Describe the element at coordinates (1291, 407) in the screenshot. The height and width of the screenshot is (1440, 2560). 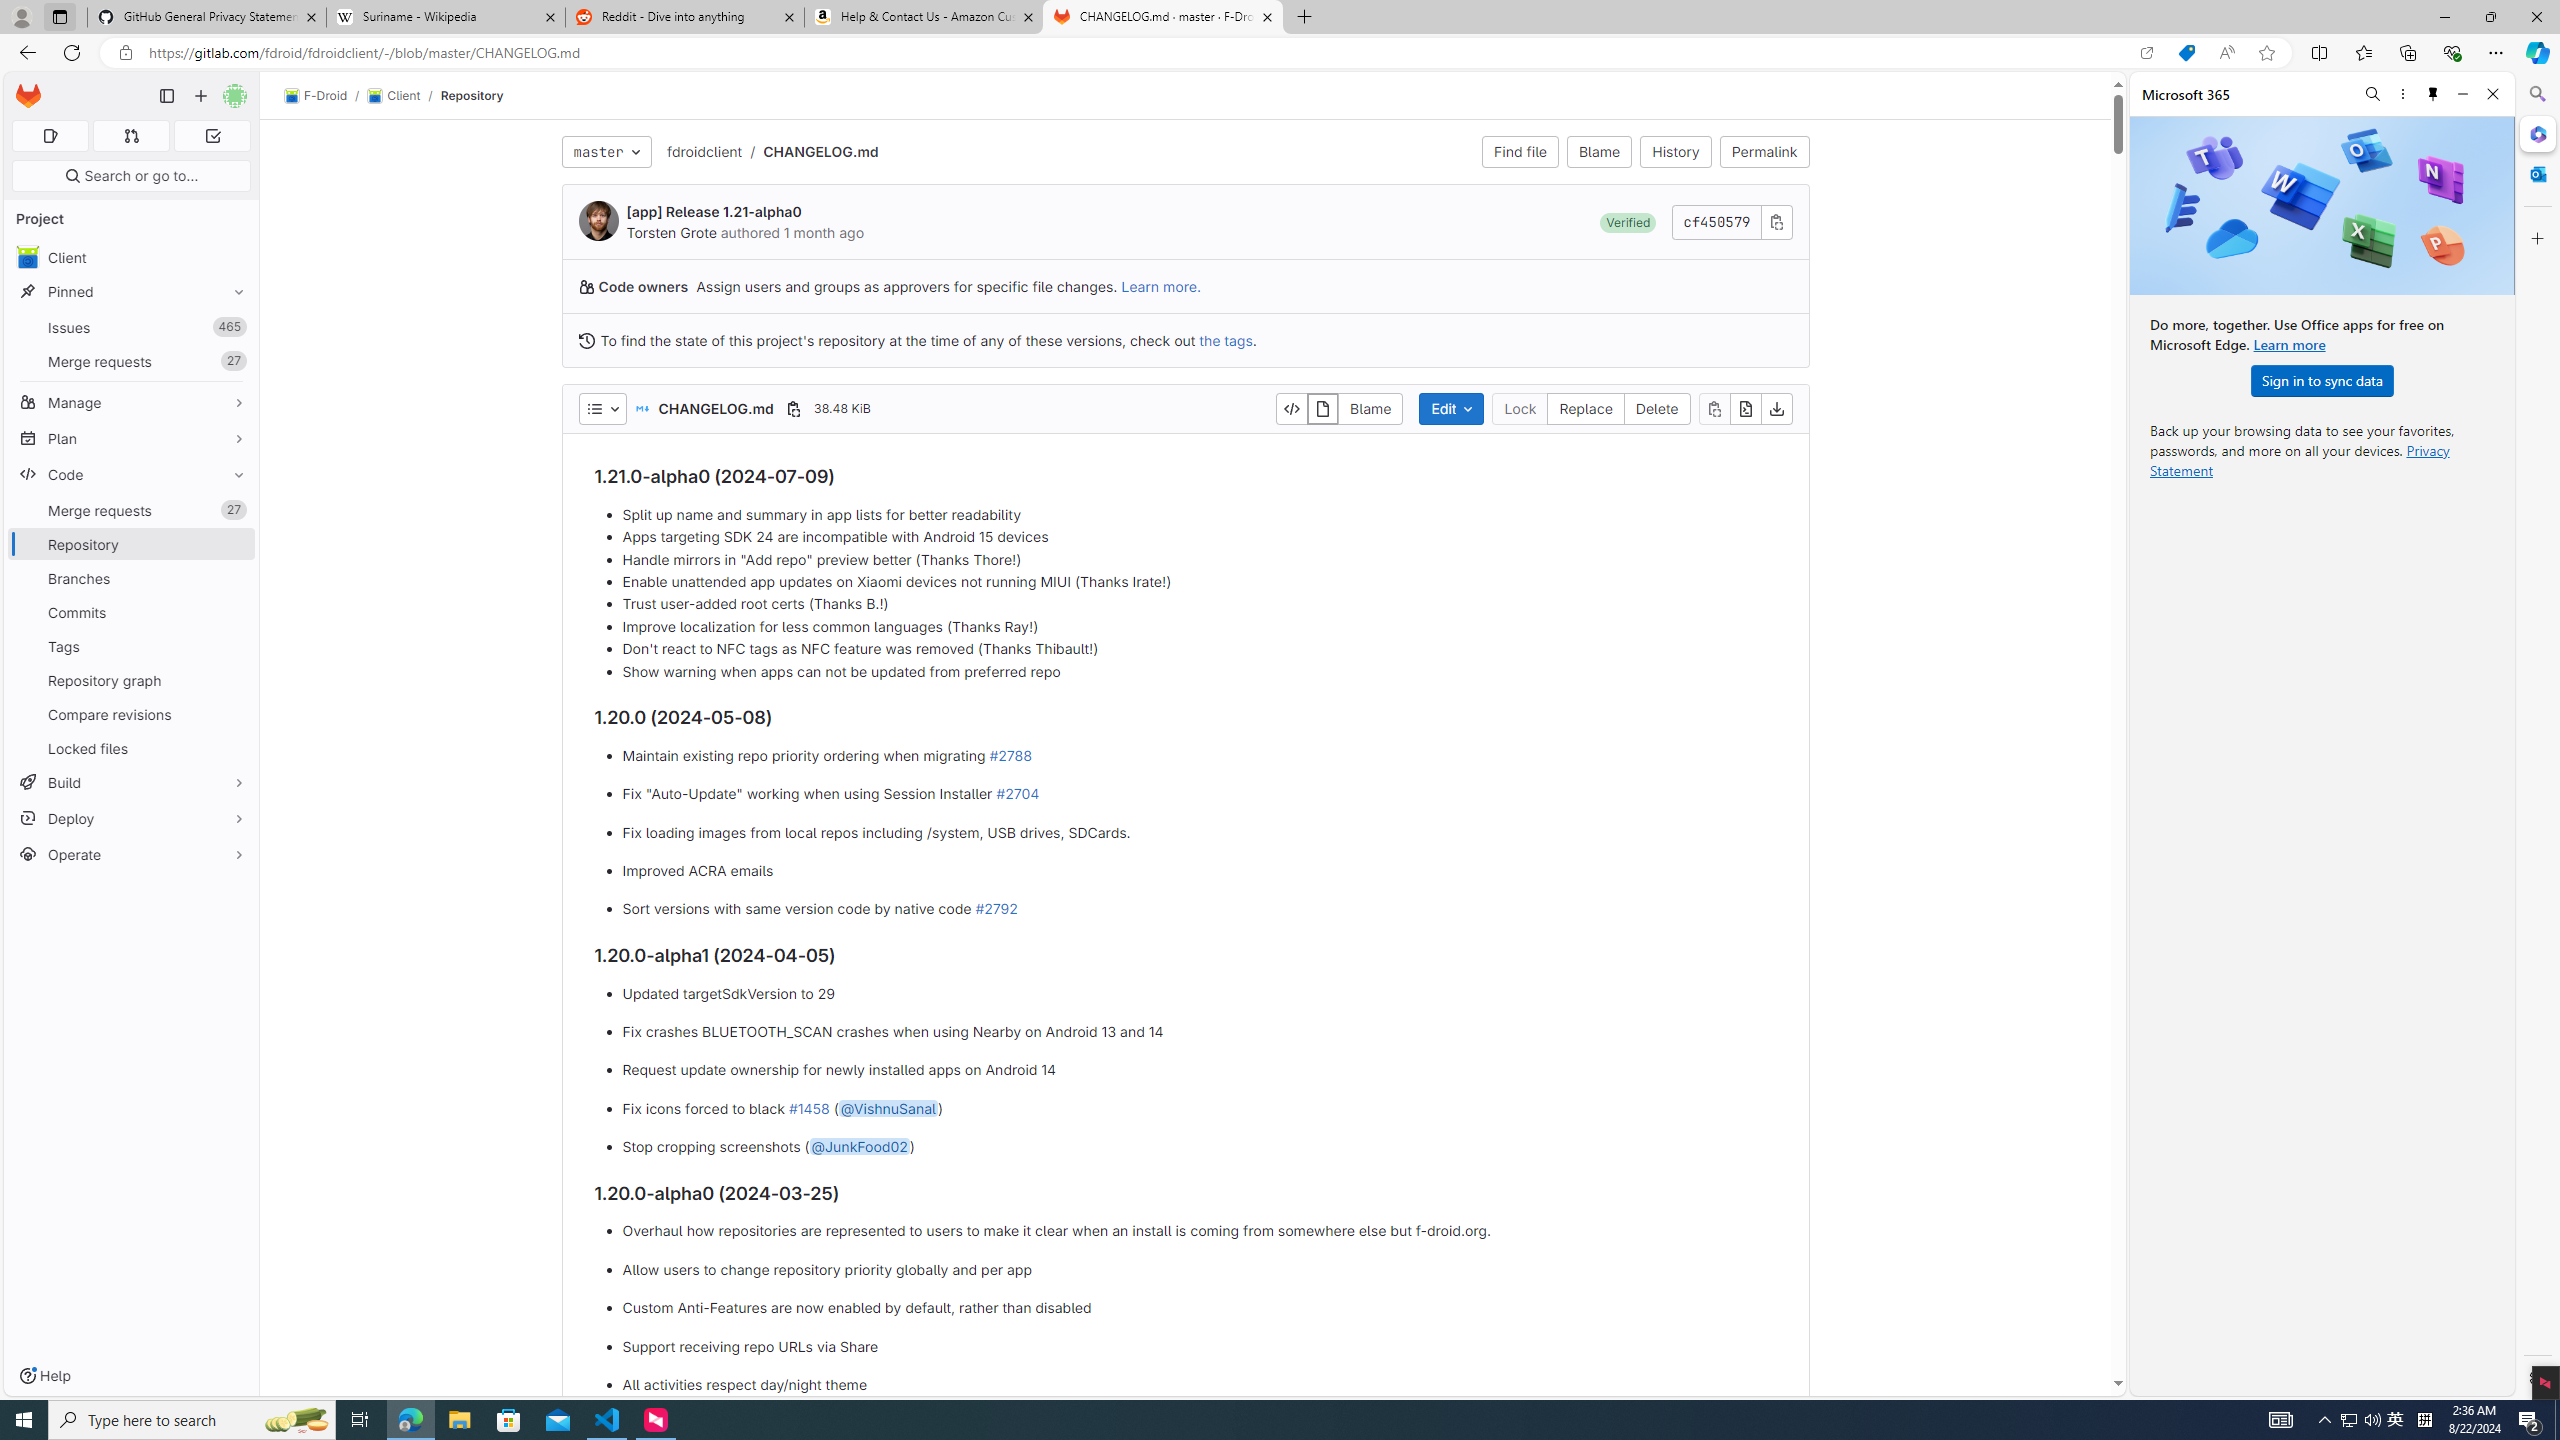
I see `'Display source'` at that location.